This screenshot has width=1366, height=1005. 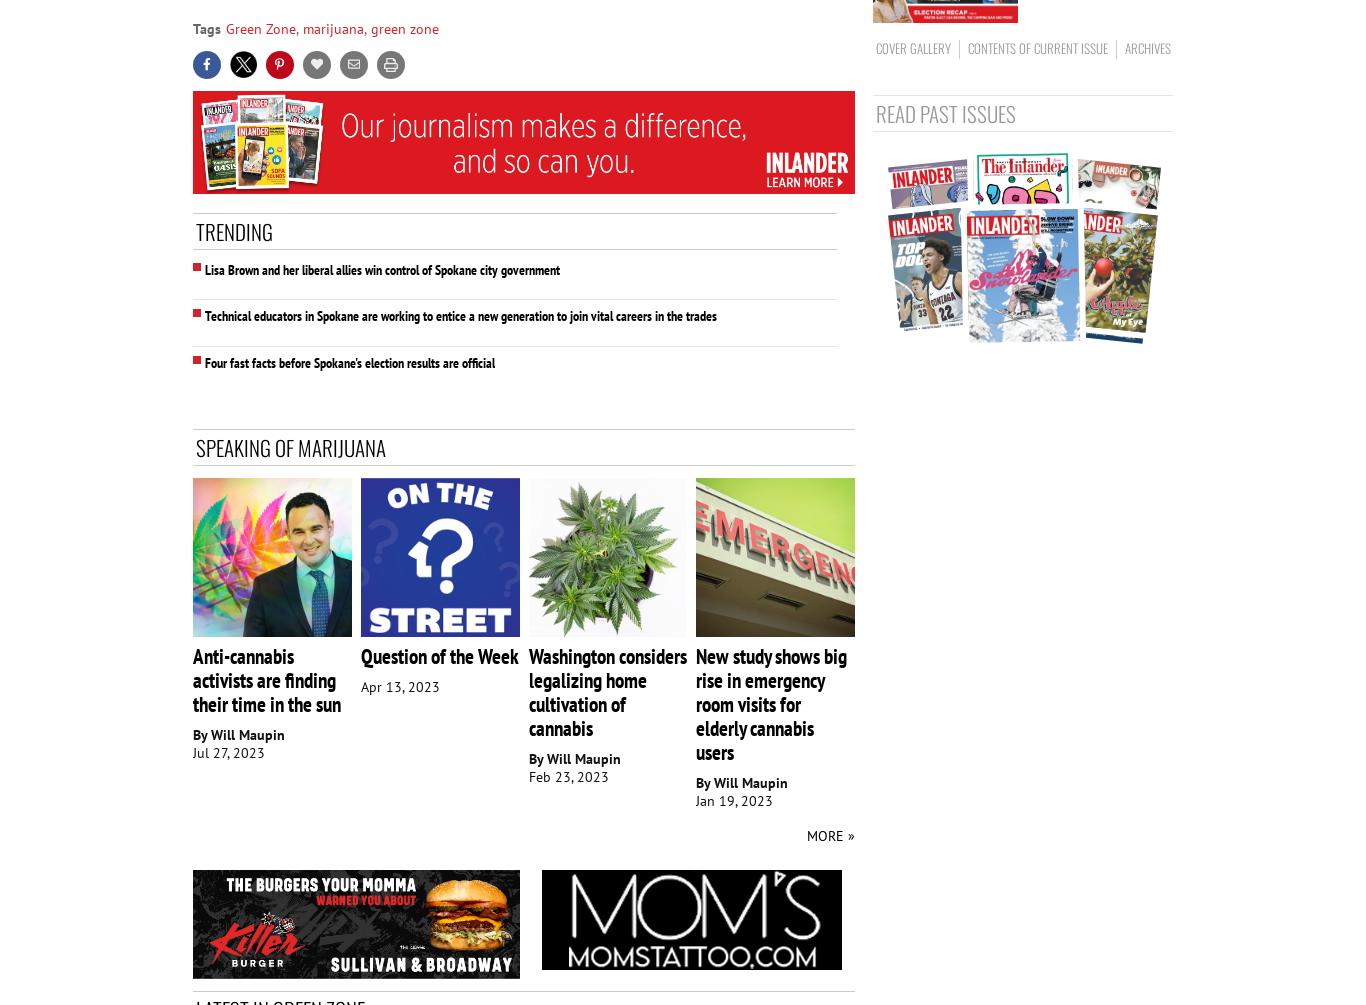 What do you see at coordinates (734, 799) in the screenshot?
I see `'Jan 19, 2023'` at bounding box center [734, 799].